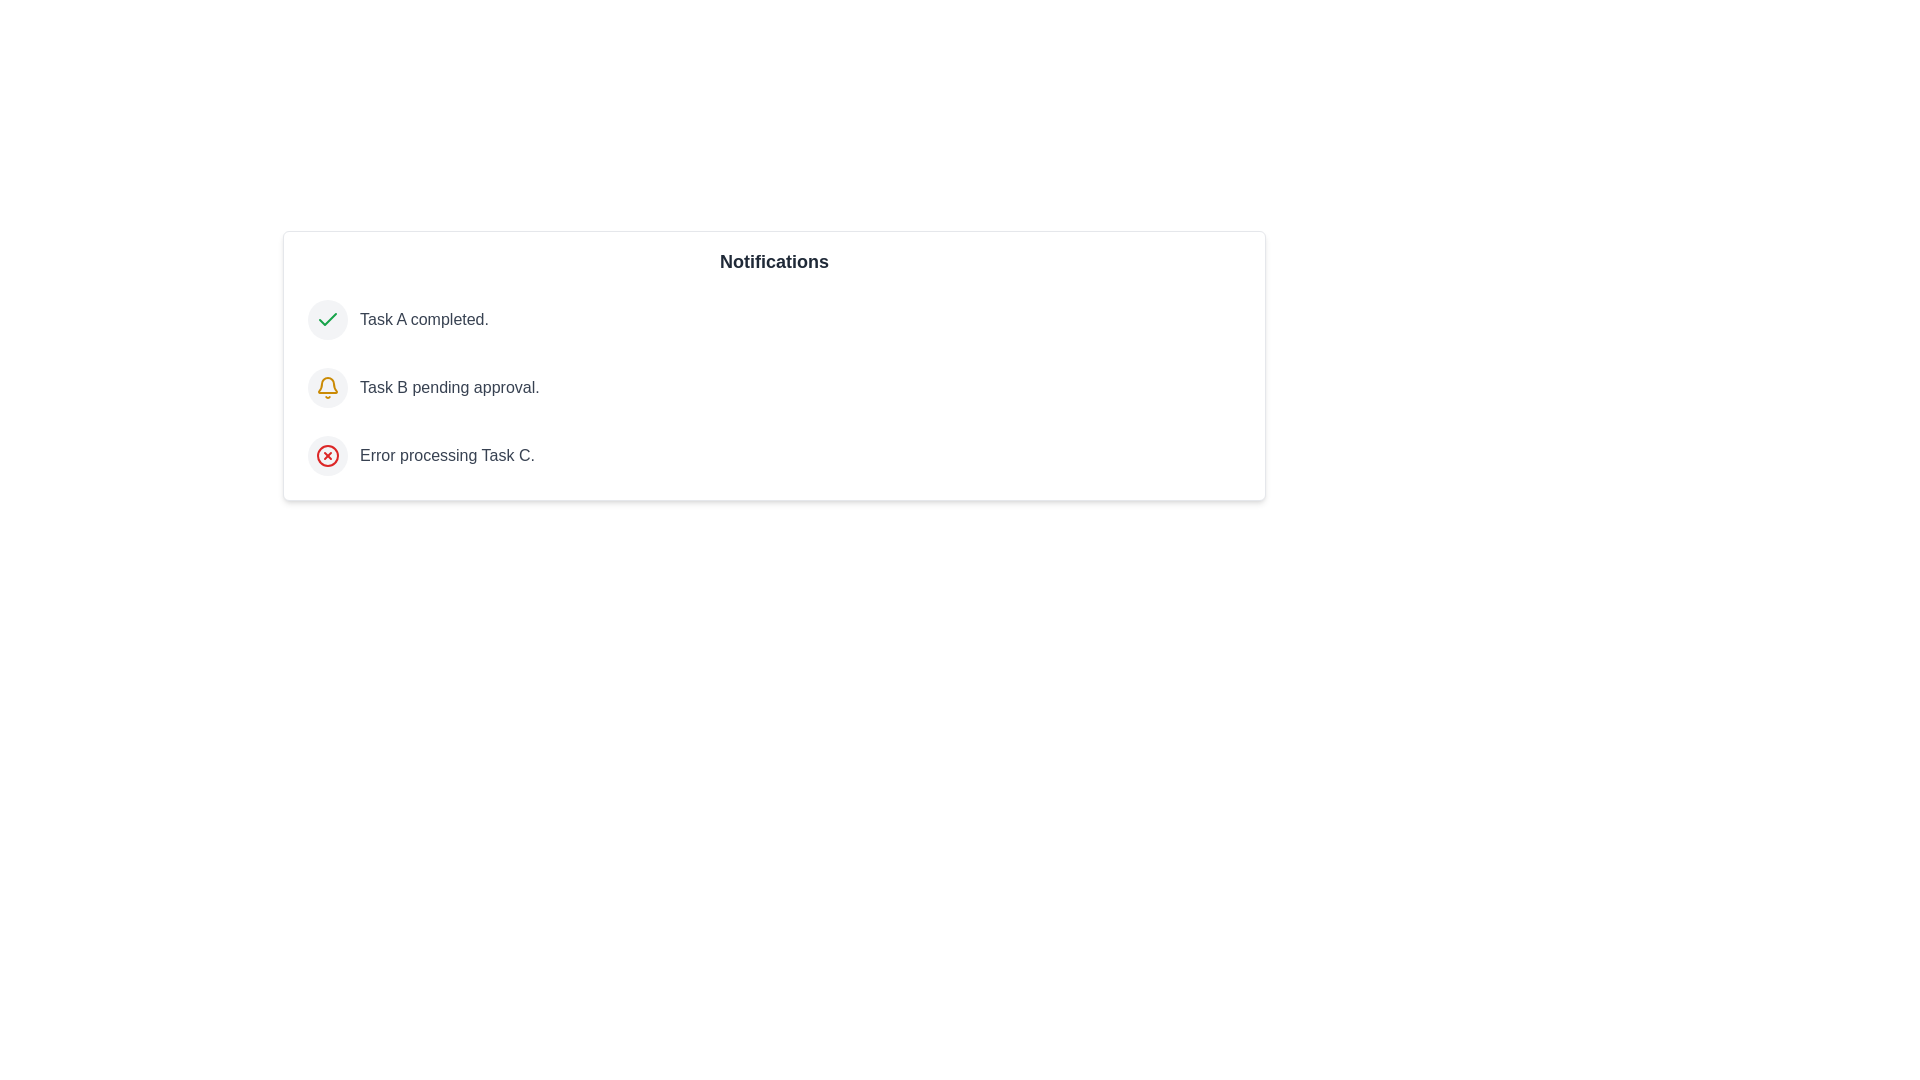  Describe the element at coordinates (327, 455) in the screenshot. I see `the icon associated with the notification of type error` at that location.